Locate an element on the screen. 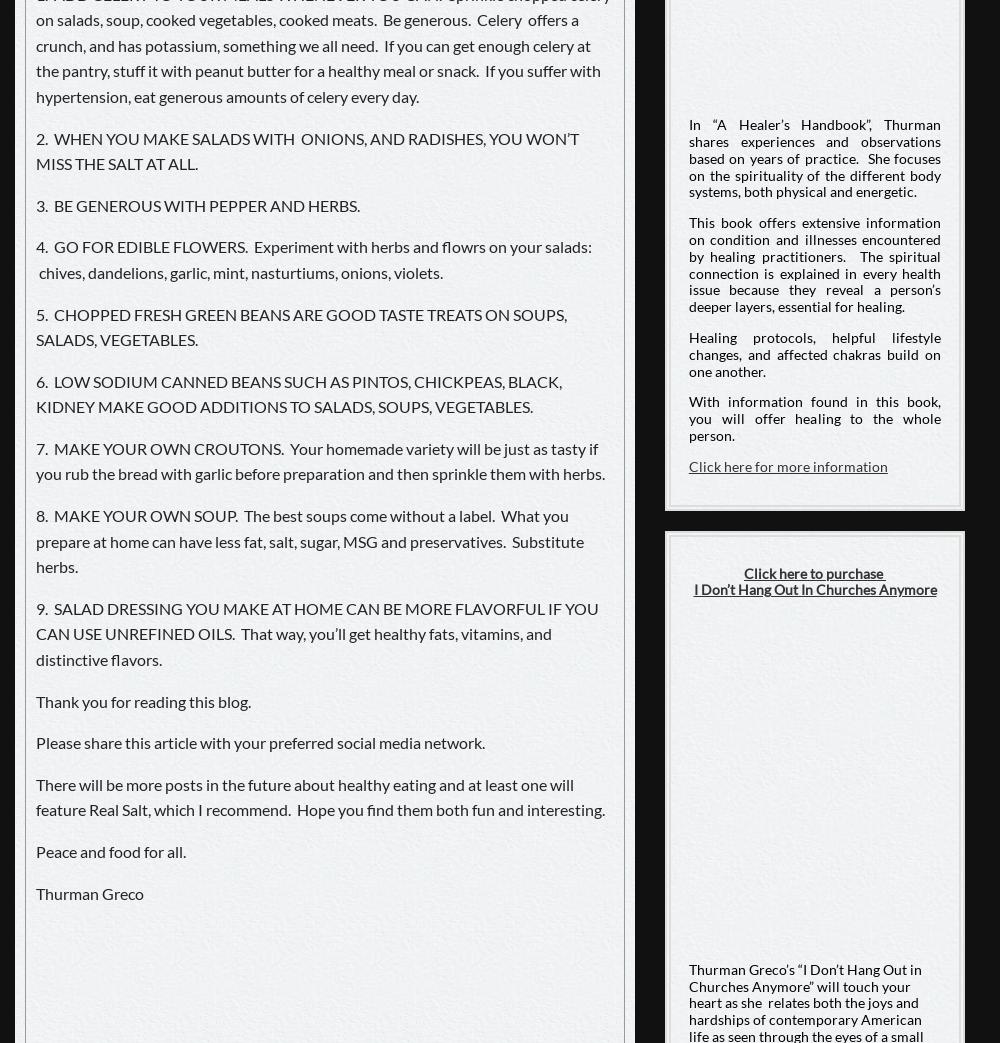 Image resolution: width=1000 pixels, height=1043 pixels. '7.  MAKE YOUR OWN CROUTONS.  Your homemade variety will be just as tasty if you rub the bread with garlic before preparation and then sprinkle them with herbs.' is located at coordinates (36, 459).